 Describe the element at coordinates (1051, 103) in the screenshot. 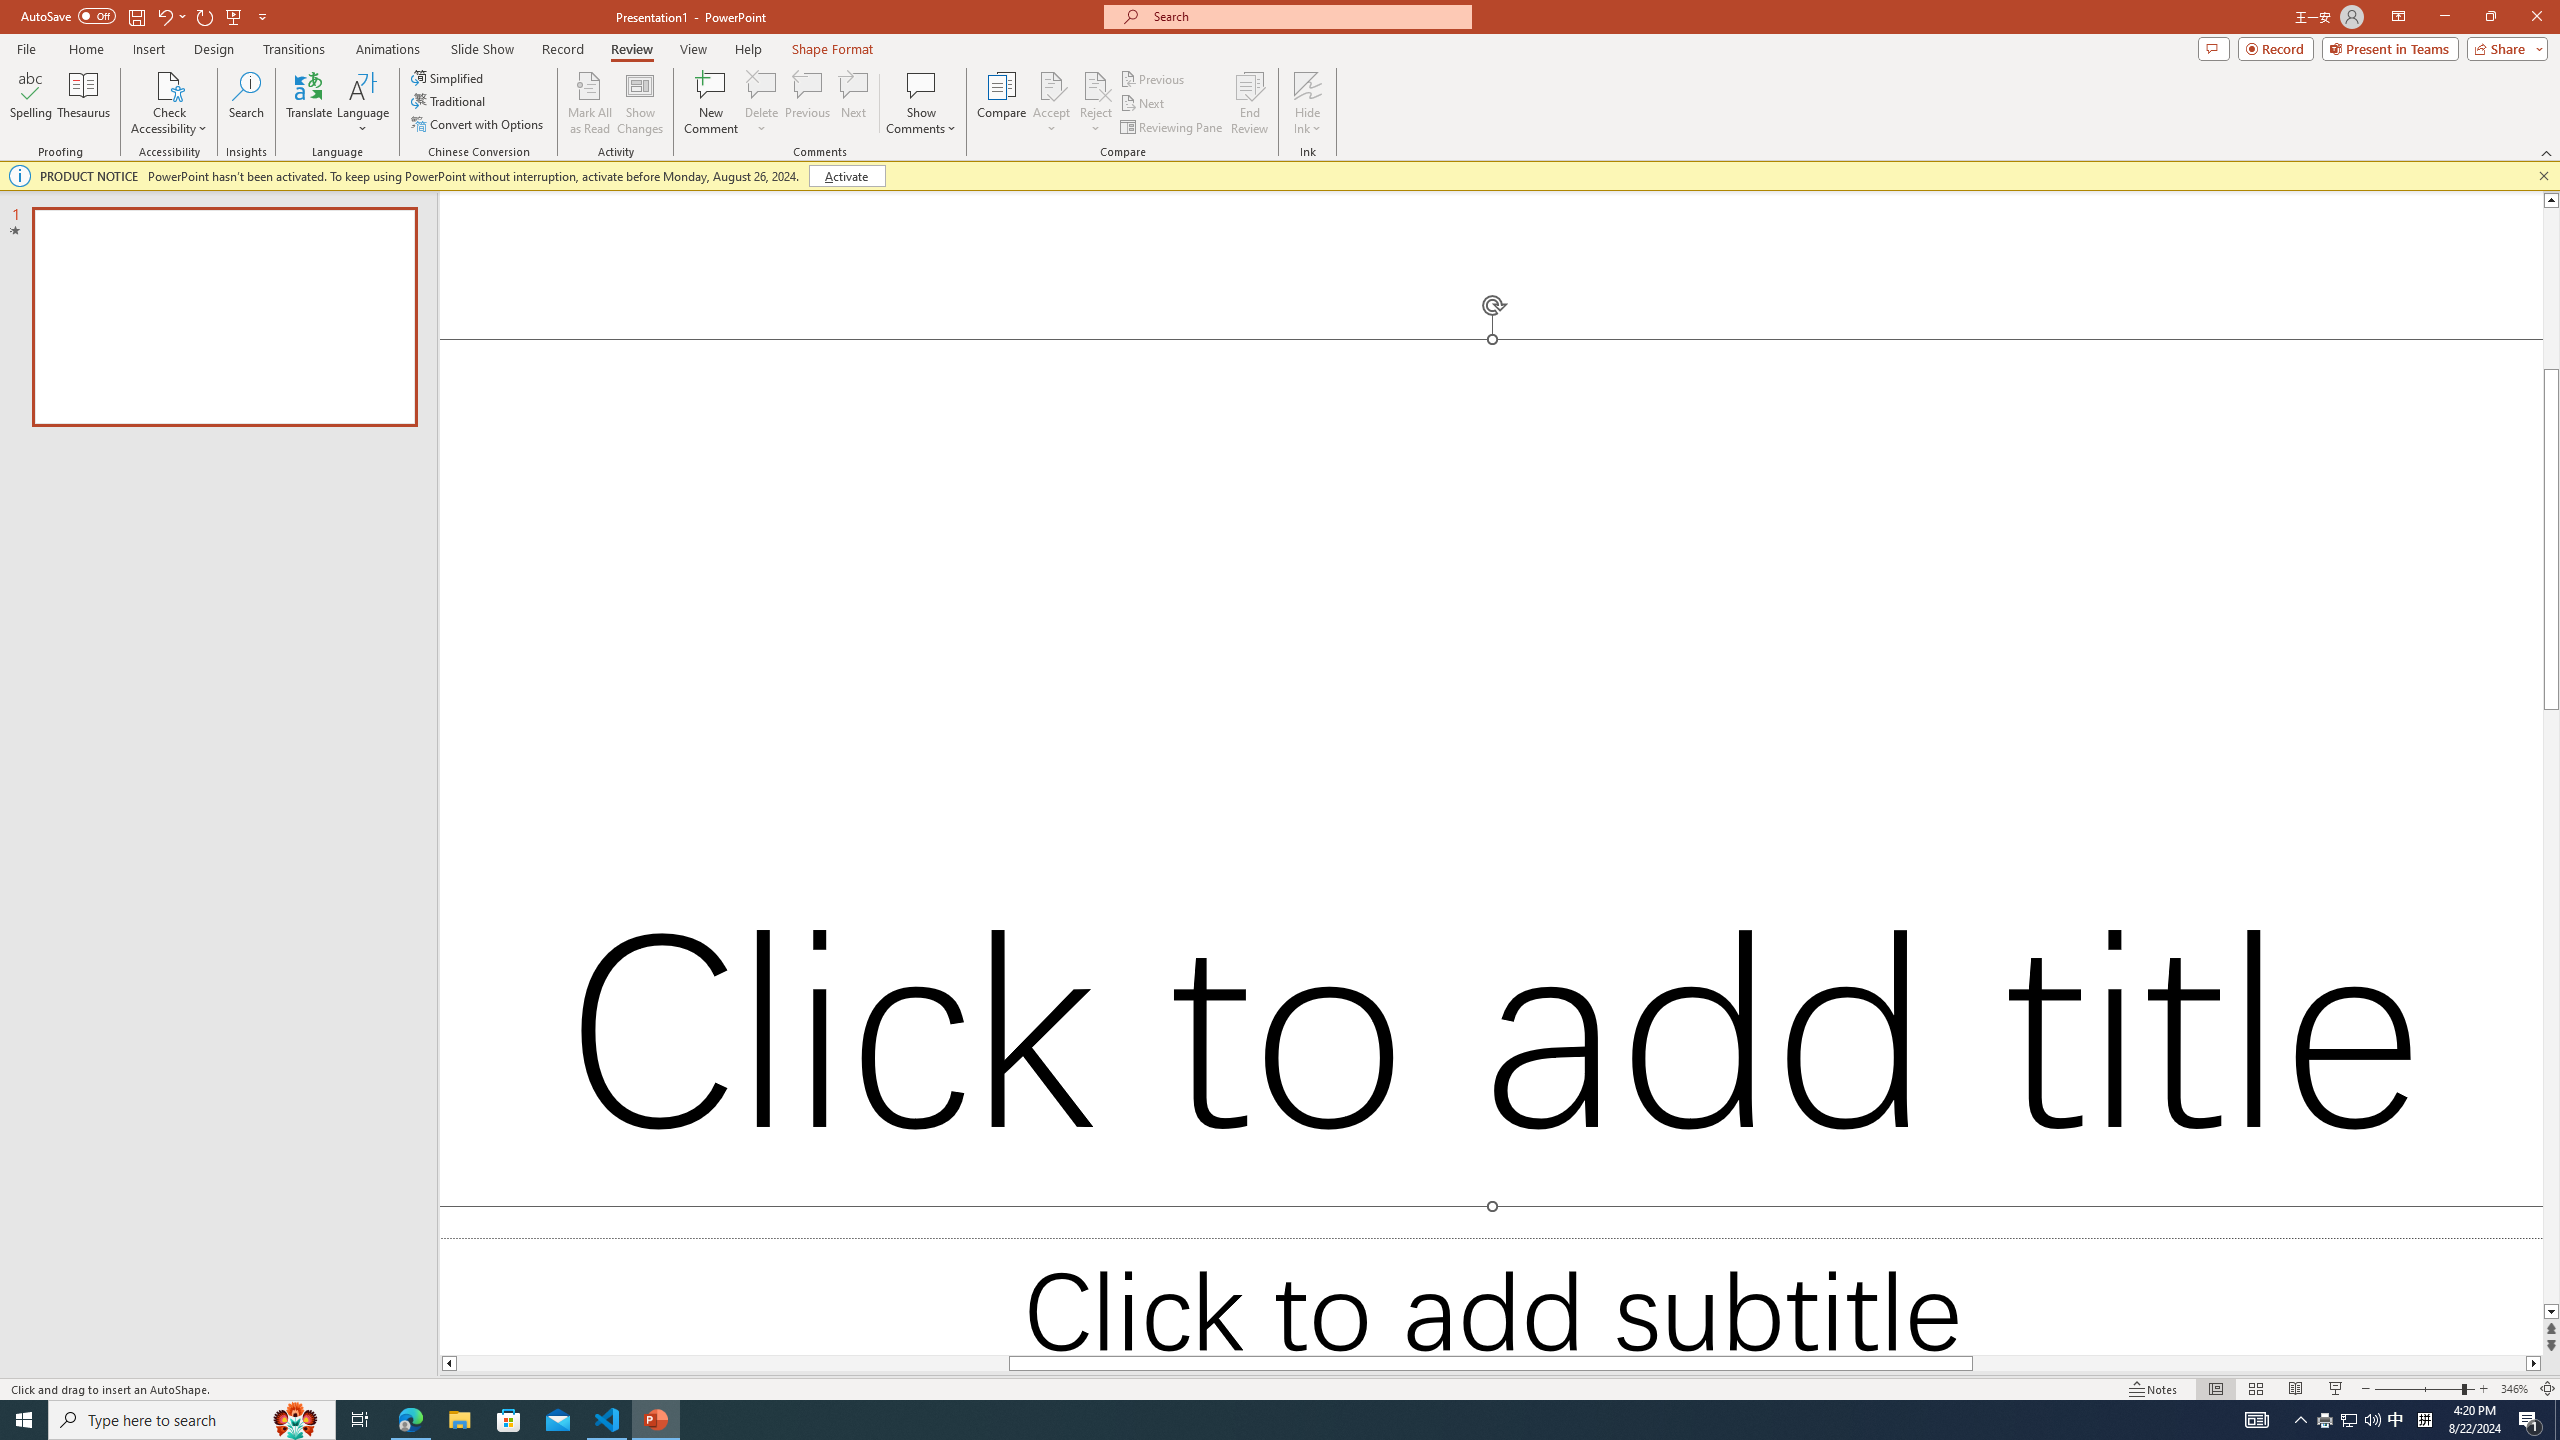

I see `'Accept'` at that location.